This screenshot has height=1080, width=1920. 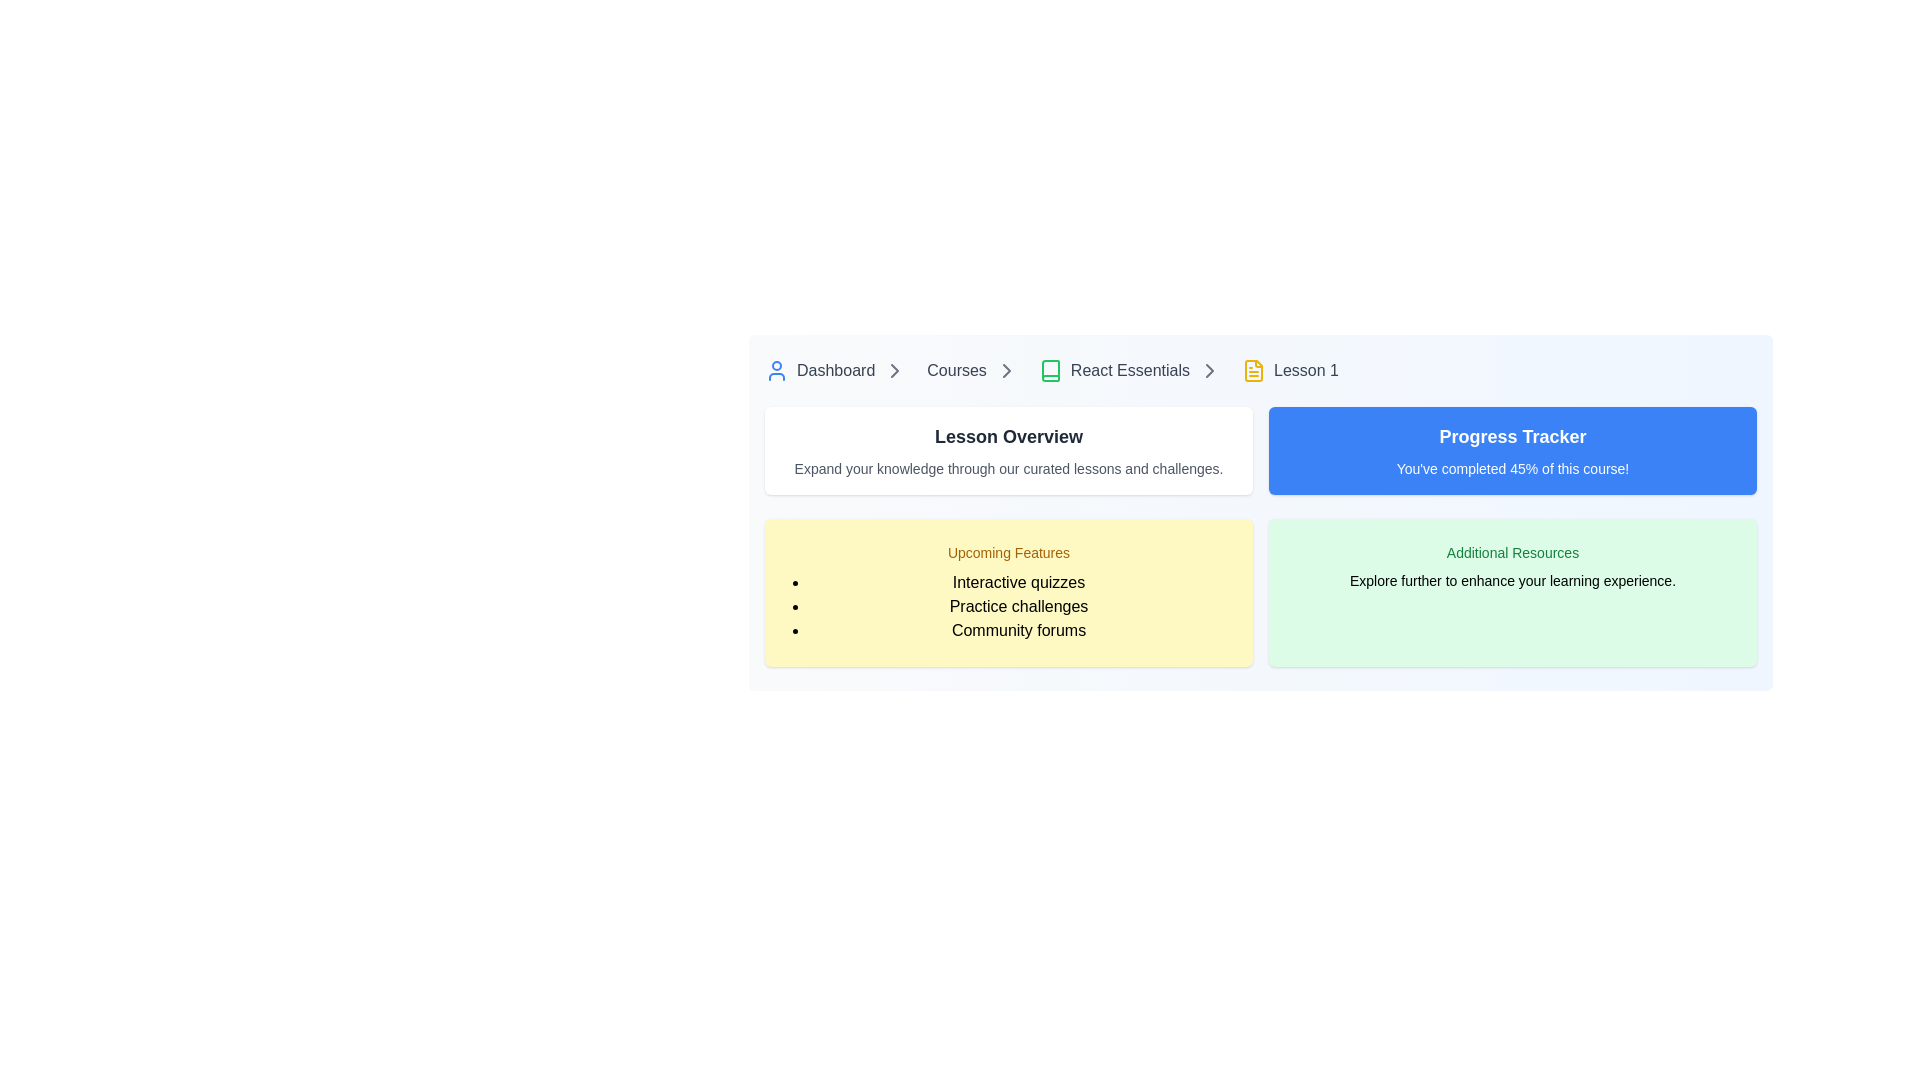 What do you see at coordinates (1512, 435) in the screenshot?
I see `the 'Progress Tracker' text label, which is displayed in bold white font on a blue background, indicating the progress completion details` at bounding box center [1512, 435].